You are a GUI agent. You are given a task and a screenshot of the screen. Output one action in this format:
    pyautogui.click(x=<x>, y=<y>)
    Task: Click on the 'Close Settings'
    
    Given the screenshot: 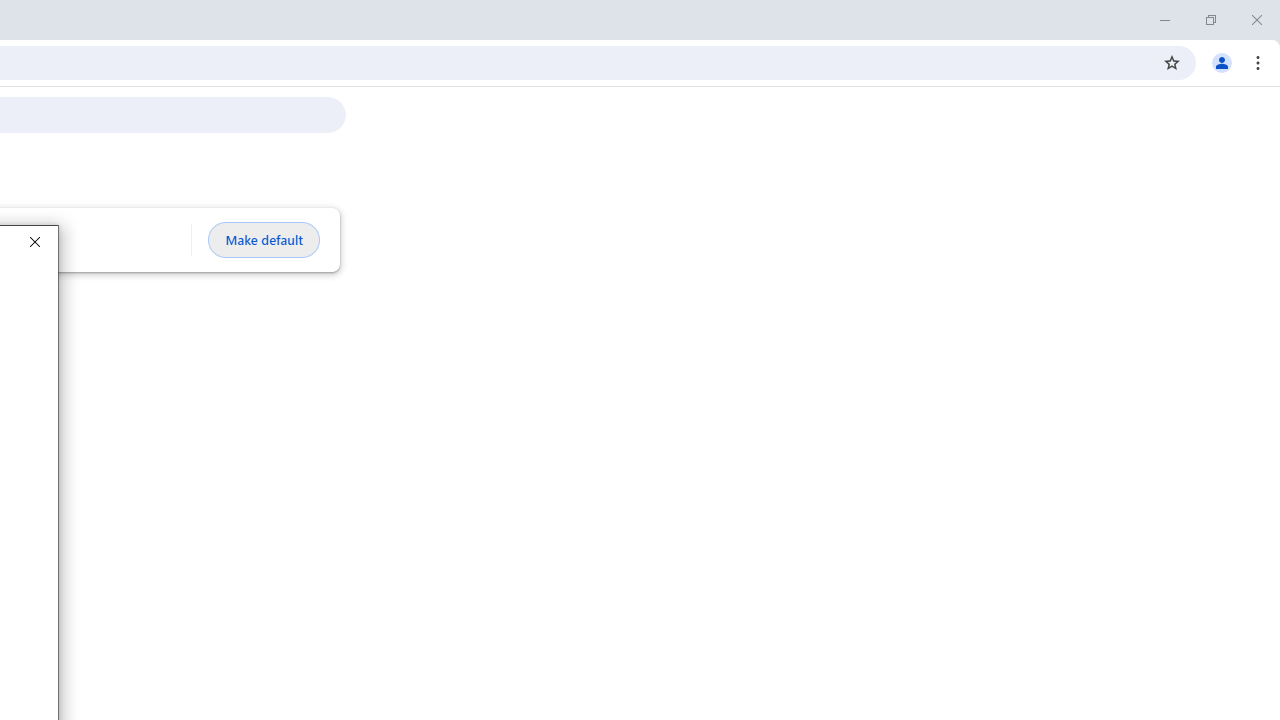 What is the action you would take?
    pyautogui.click(x=34, y=240)
    